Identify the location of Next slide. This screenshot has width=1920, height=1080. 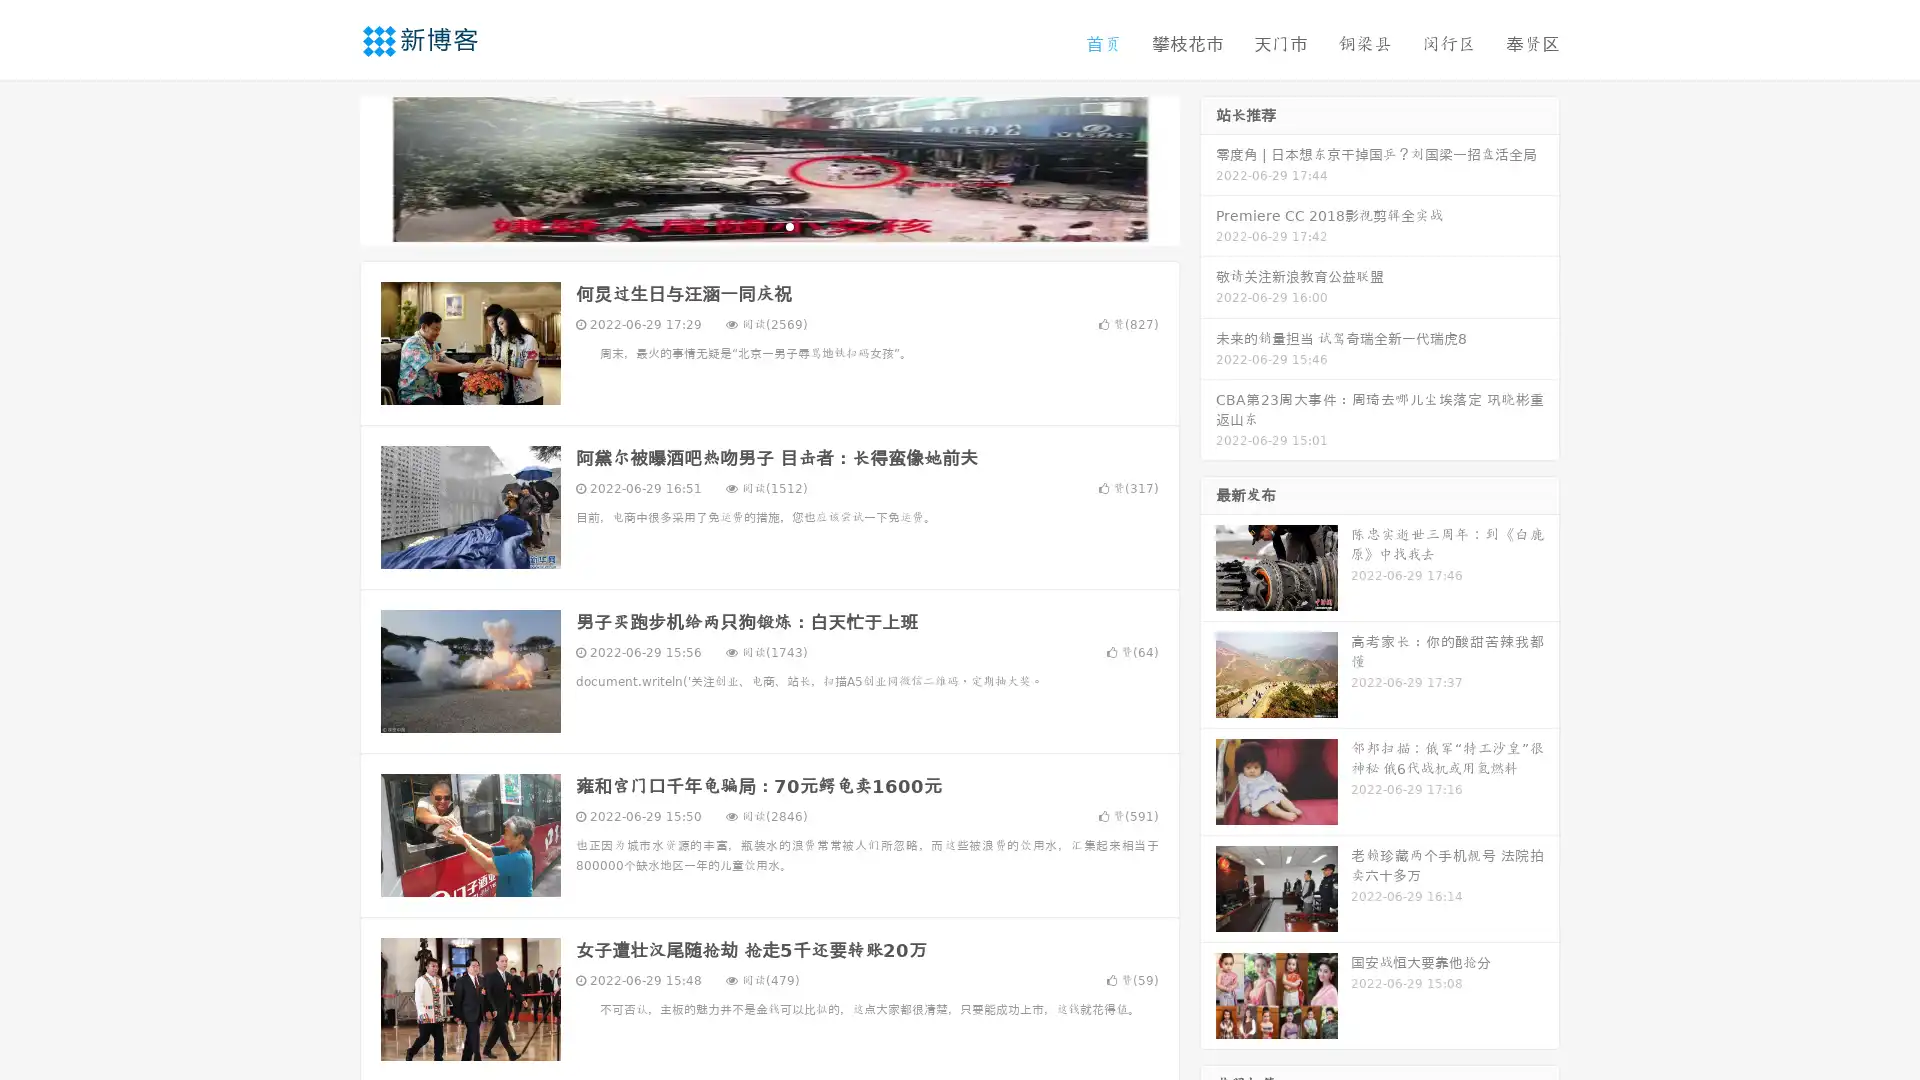
(1208, 168).